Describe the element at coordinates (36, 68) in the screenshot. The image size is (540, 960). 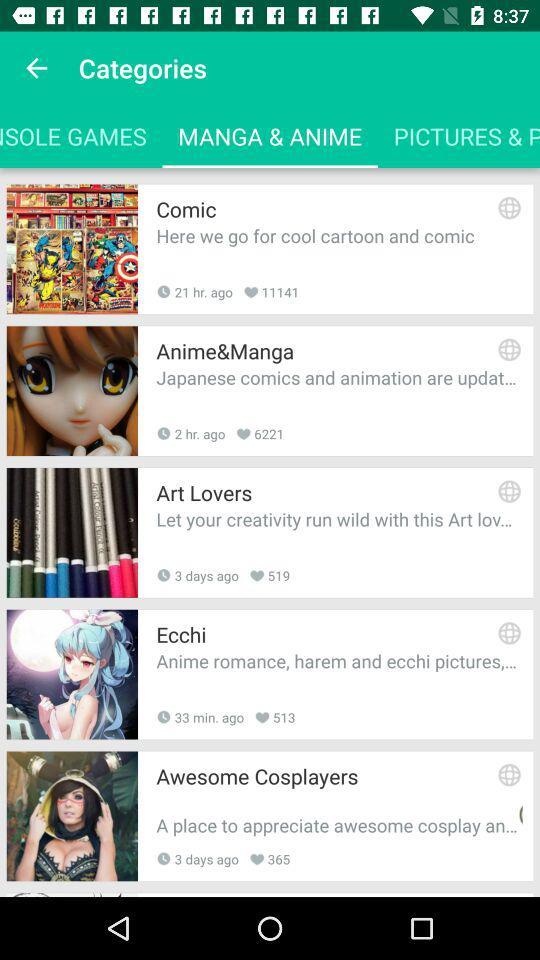
I see `the icon next to the categories item` at that location.